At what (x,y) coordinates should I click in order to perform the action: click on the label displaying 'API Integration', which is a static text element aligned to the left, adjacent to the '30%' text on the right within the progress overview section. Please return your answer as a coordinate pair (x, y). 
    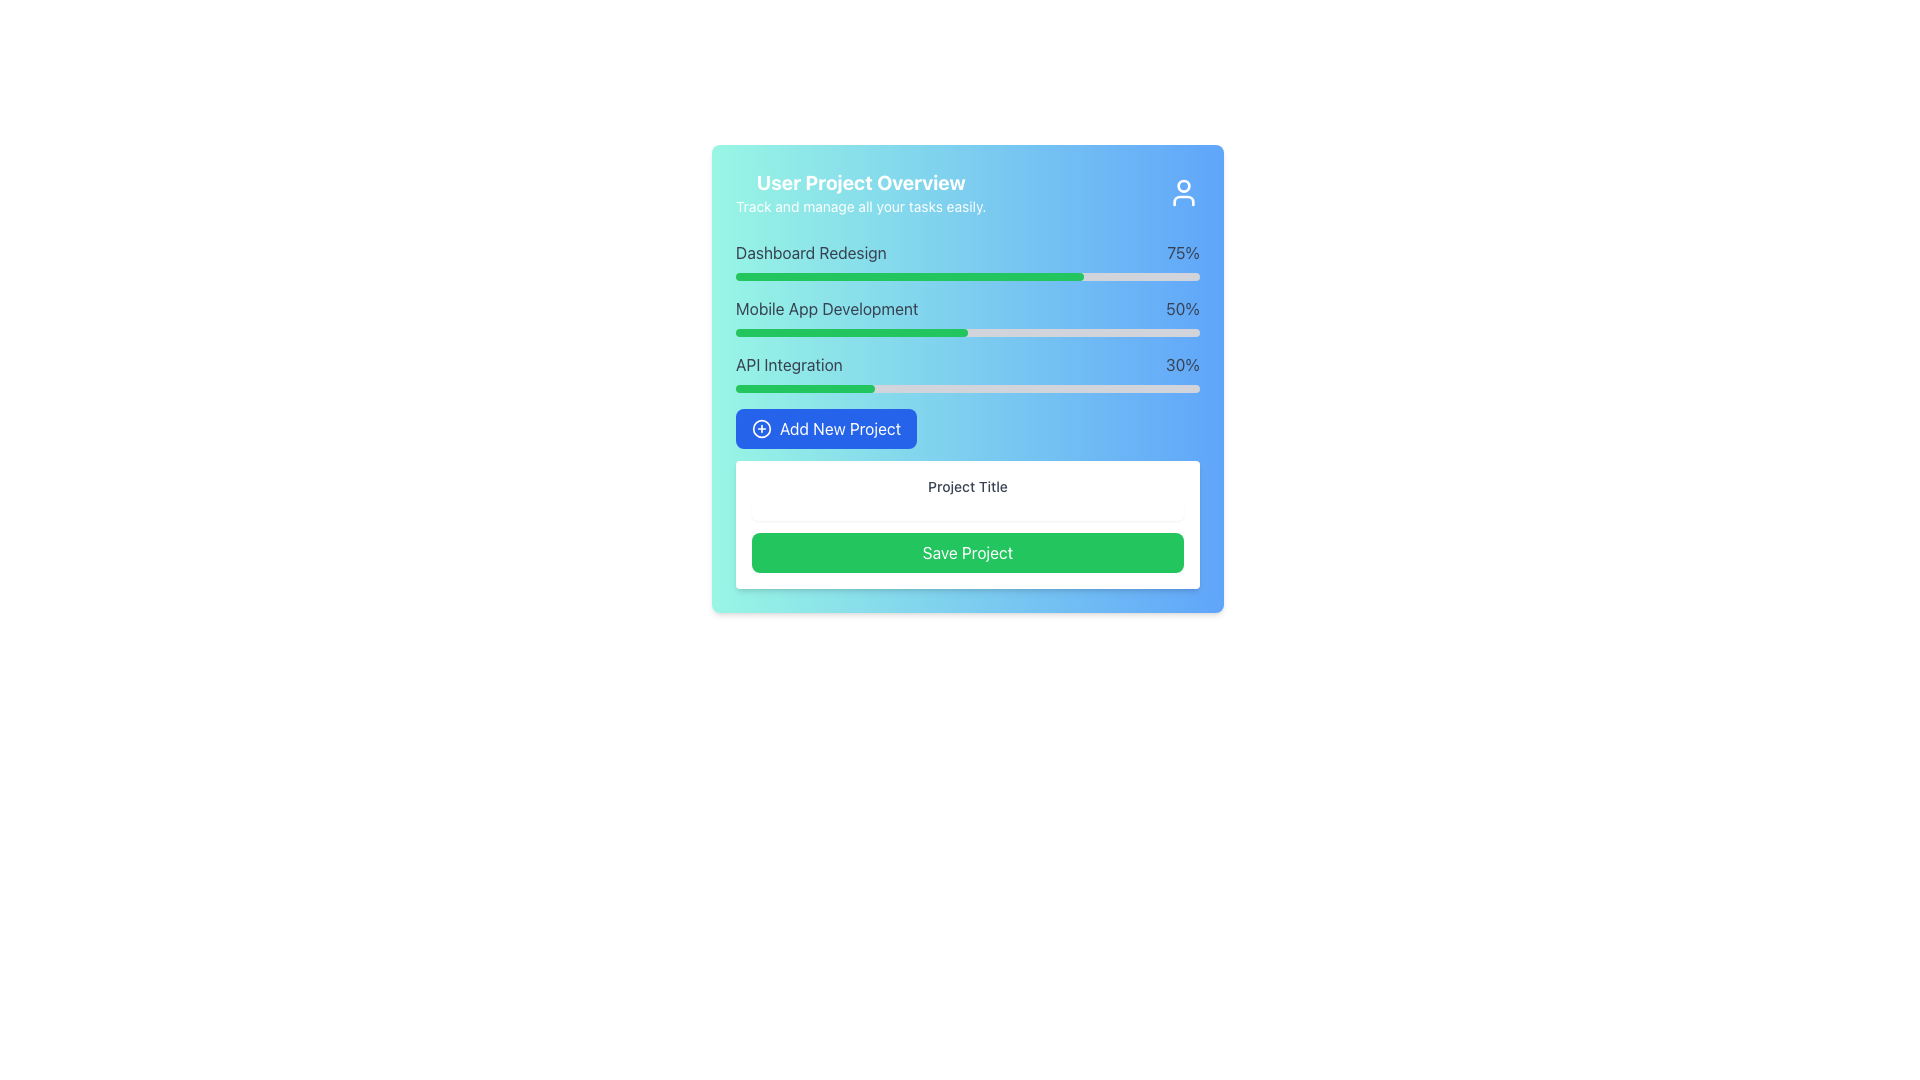
    Looking at the image, I should click on (788, 365).